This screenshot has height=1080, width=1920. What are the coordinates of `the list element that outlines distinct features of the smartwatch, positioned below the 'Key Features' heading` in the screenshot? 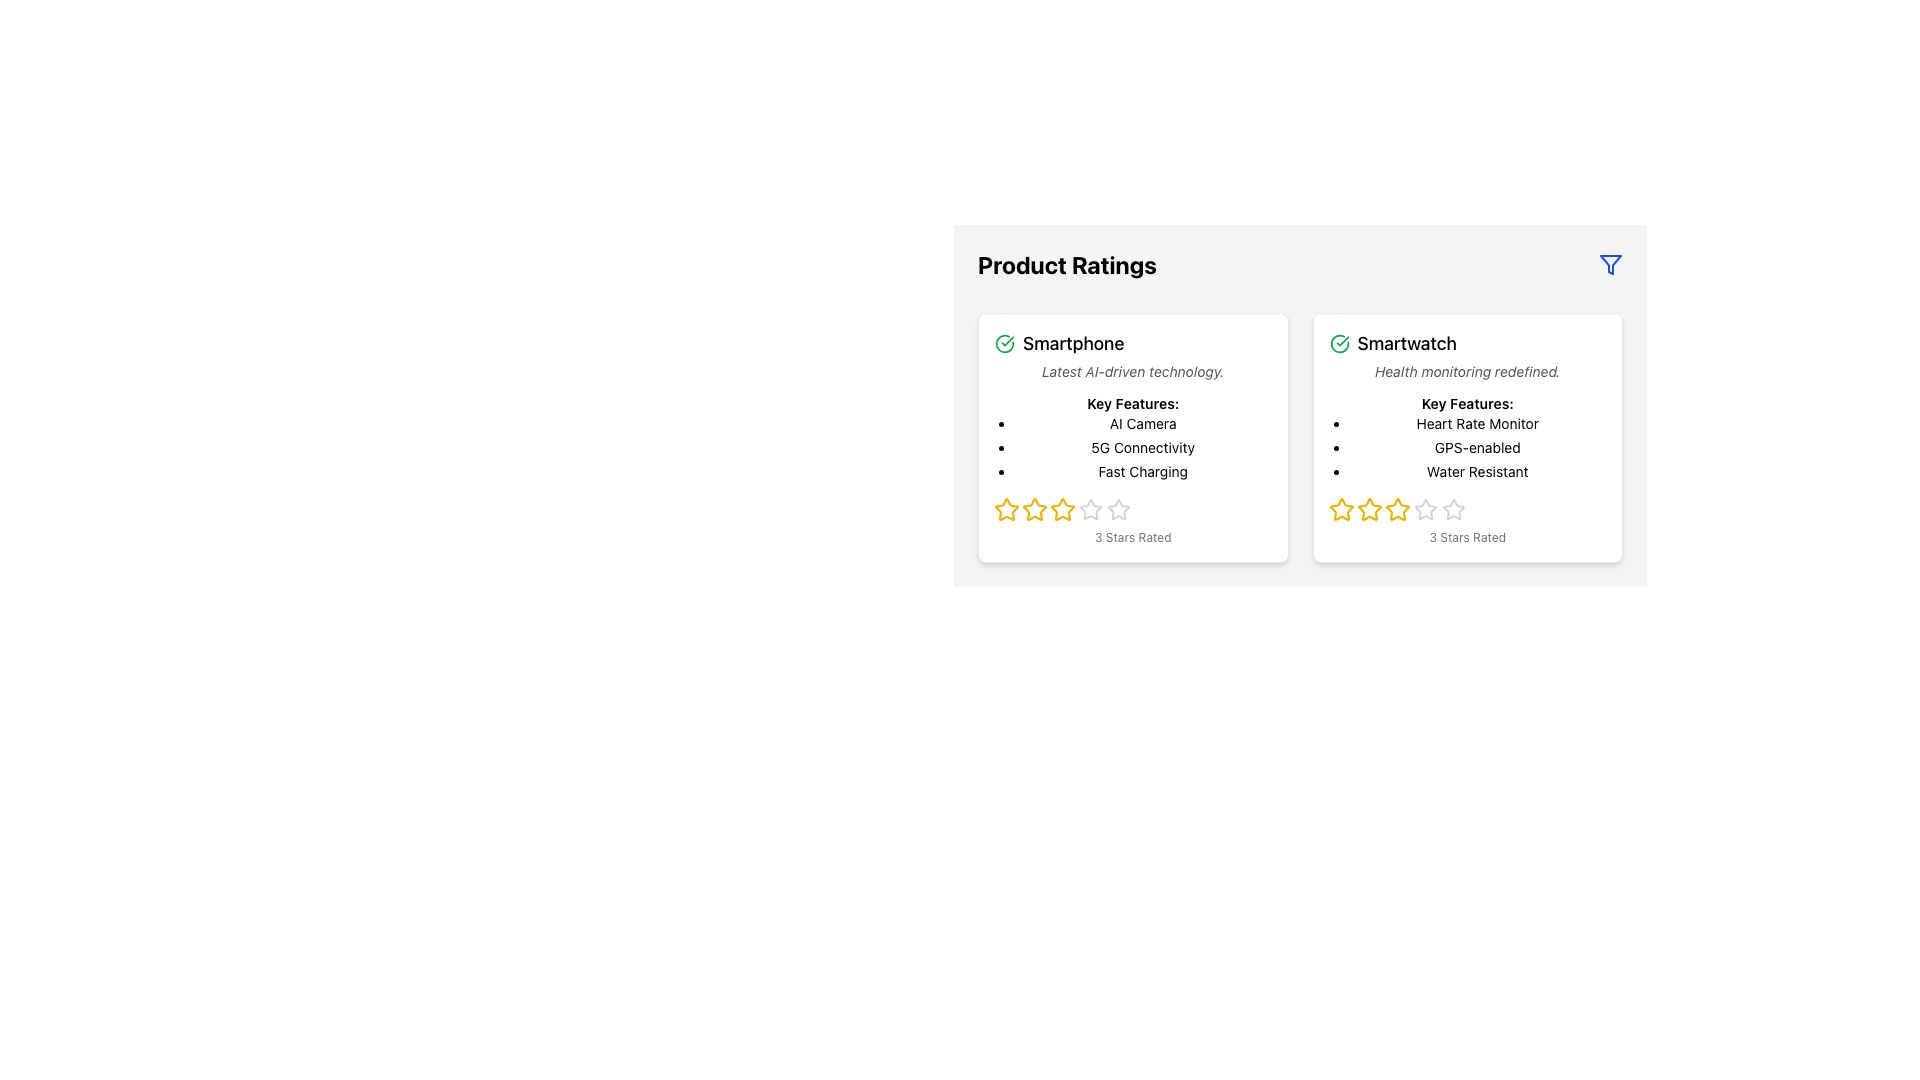 It's located at (1477, 446).